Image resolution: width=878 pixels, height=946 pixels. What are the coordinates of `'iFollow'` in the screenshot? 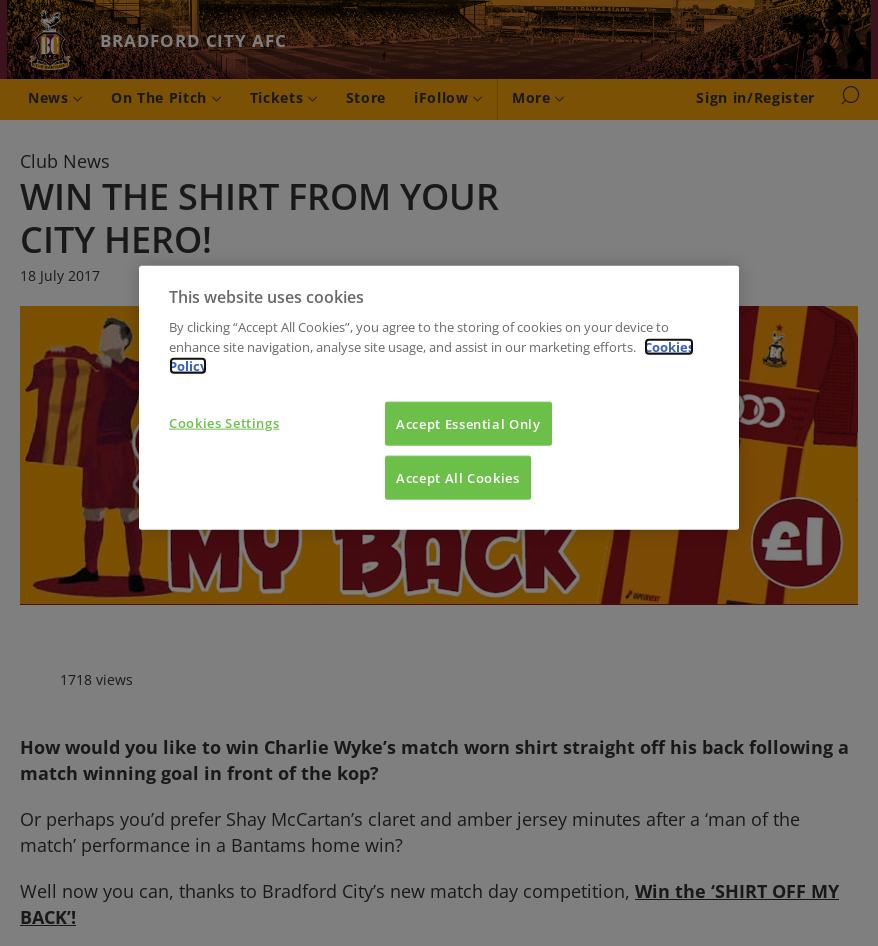 It's located at (442, 95).